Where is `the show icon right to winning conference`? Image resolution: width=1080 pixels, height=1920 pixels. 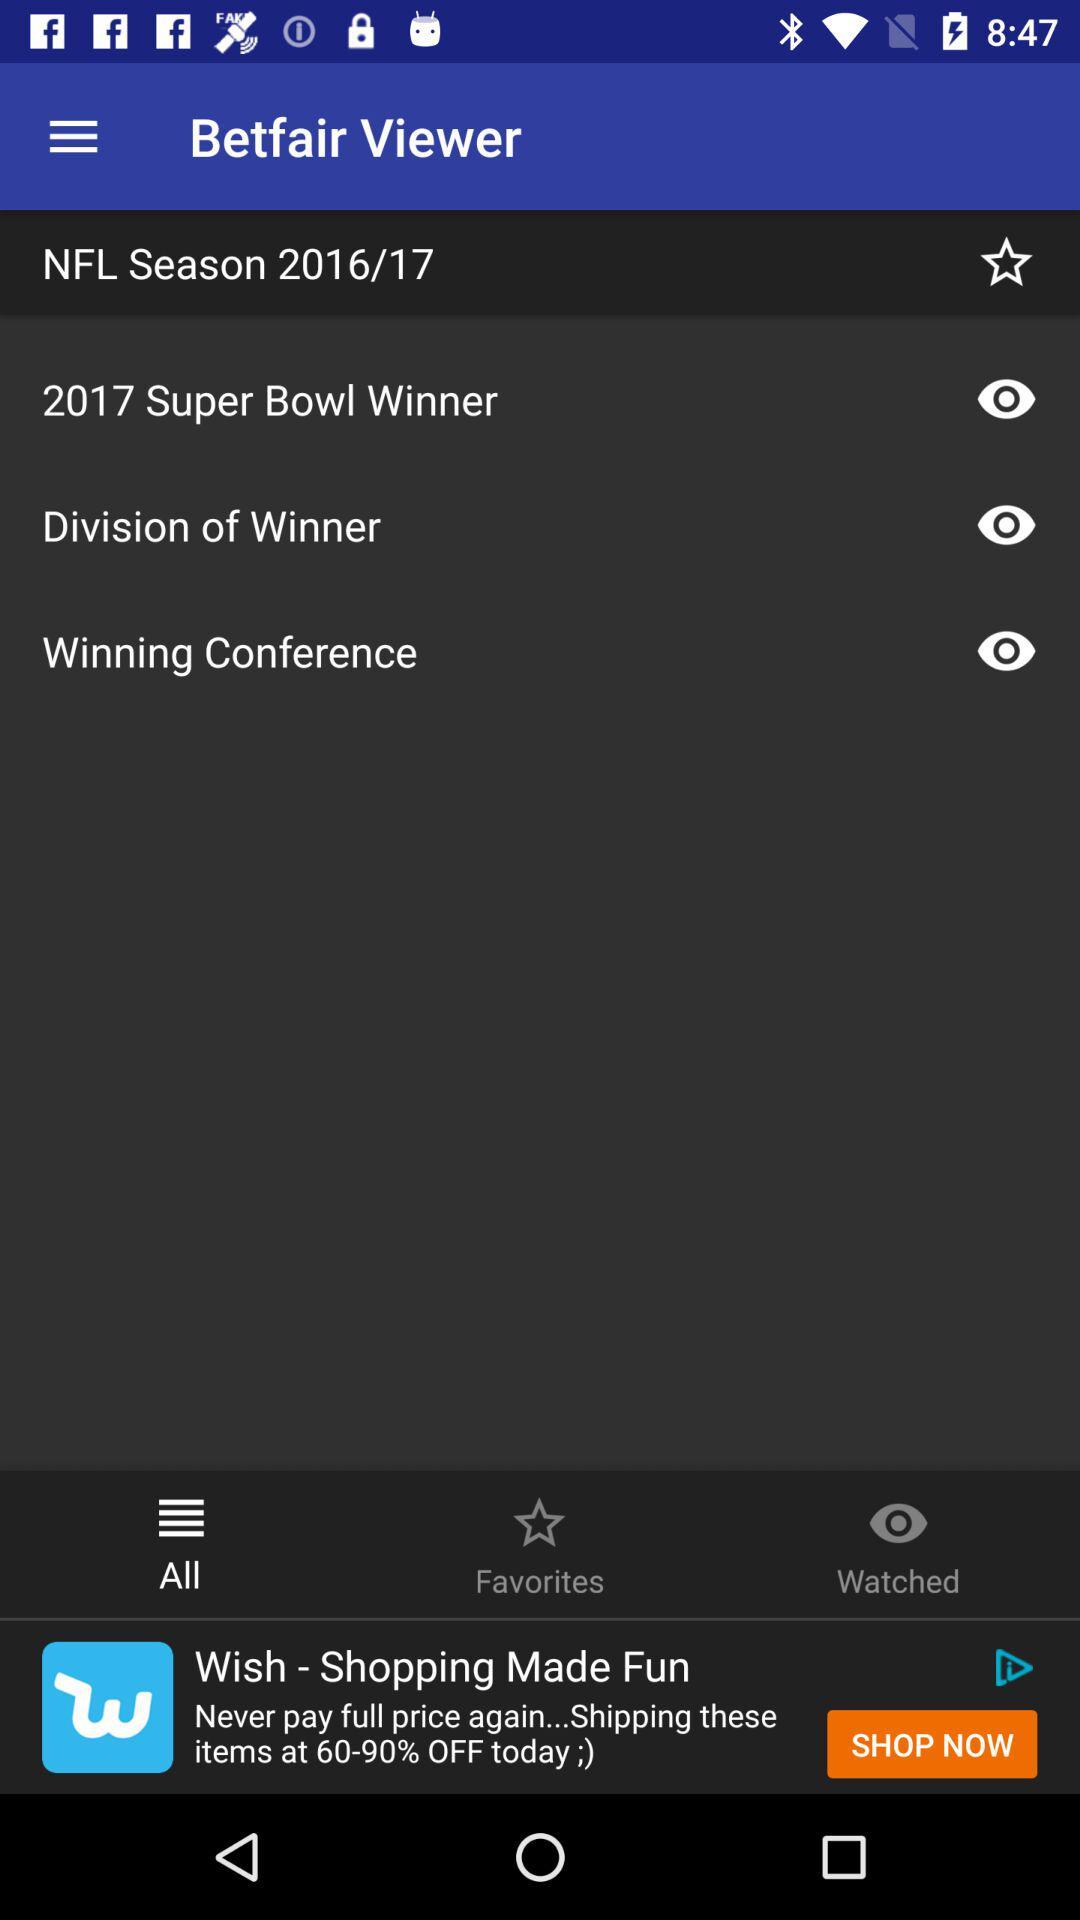 the show icon right to winning conference is located at coordinates (1006, 651).